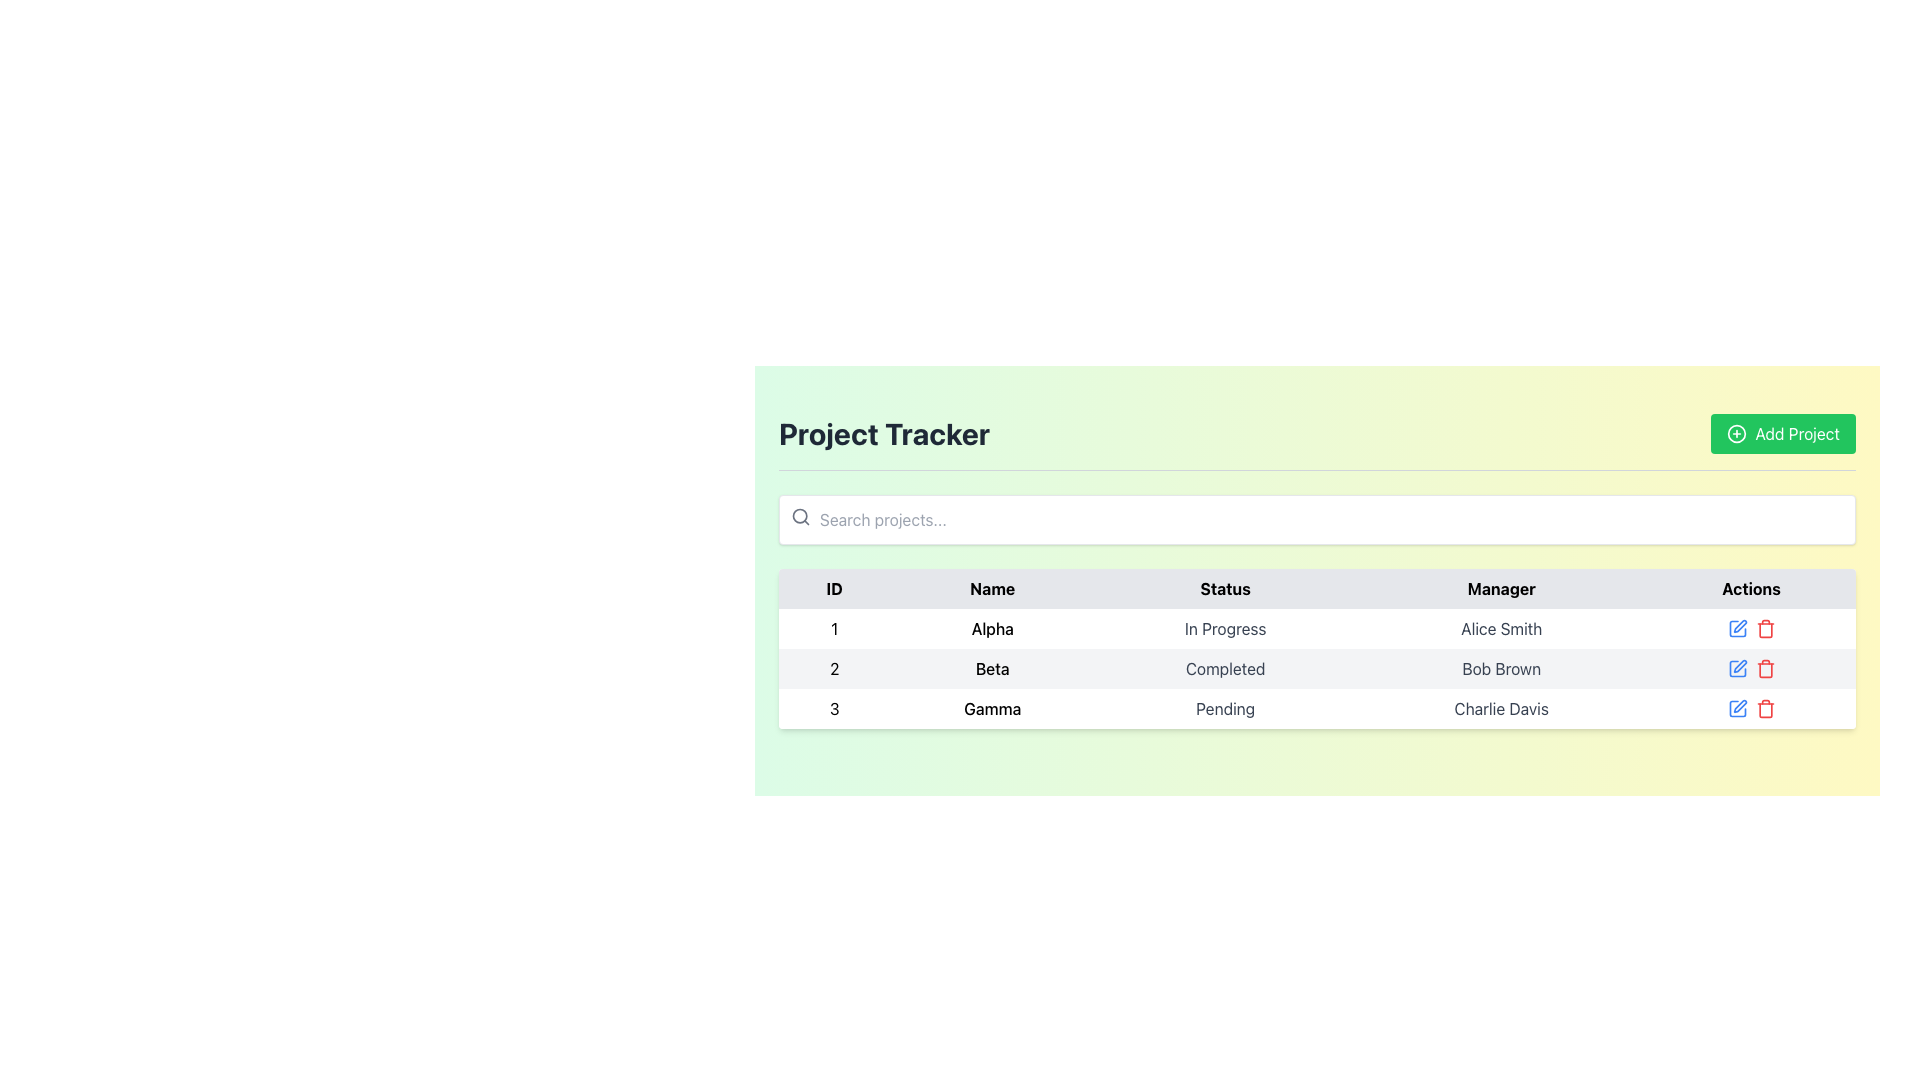 Image resolution: width=1920 pixels, height=1080 pixels. Describe the element at coordinates (1765, 708) in the screenshot. I see `the trash bin icon in the actions column of the table associated with the Gamma project managed by Charlie Davis` at that location.